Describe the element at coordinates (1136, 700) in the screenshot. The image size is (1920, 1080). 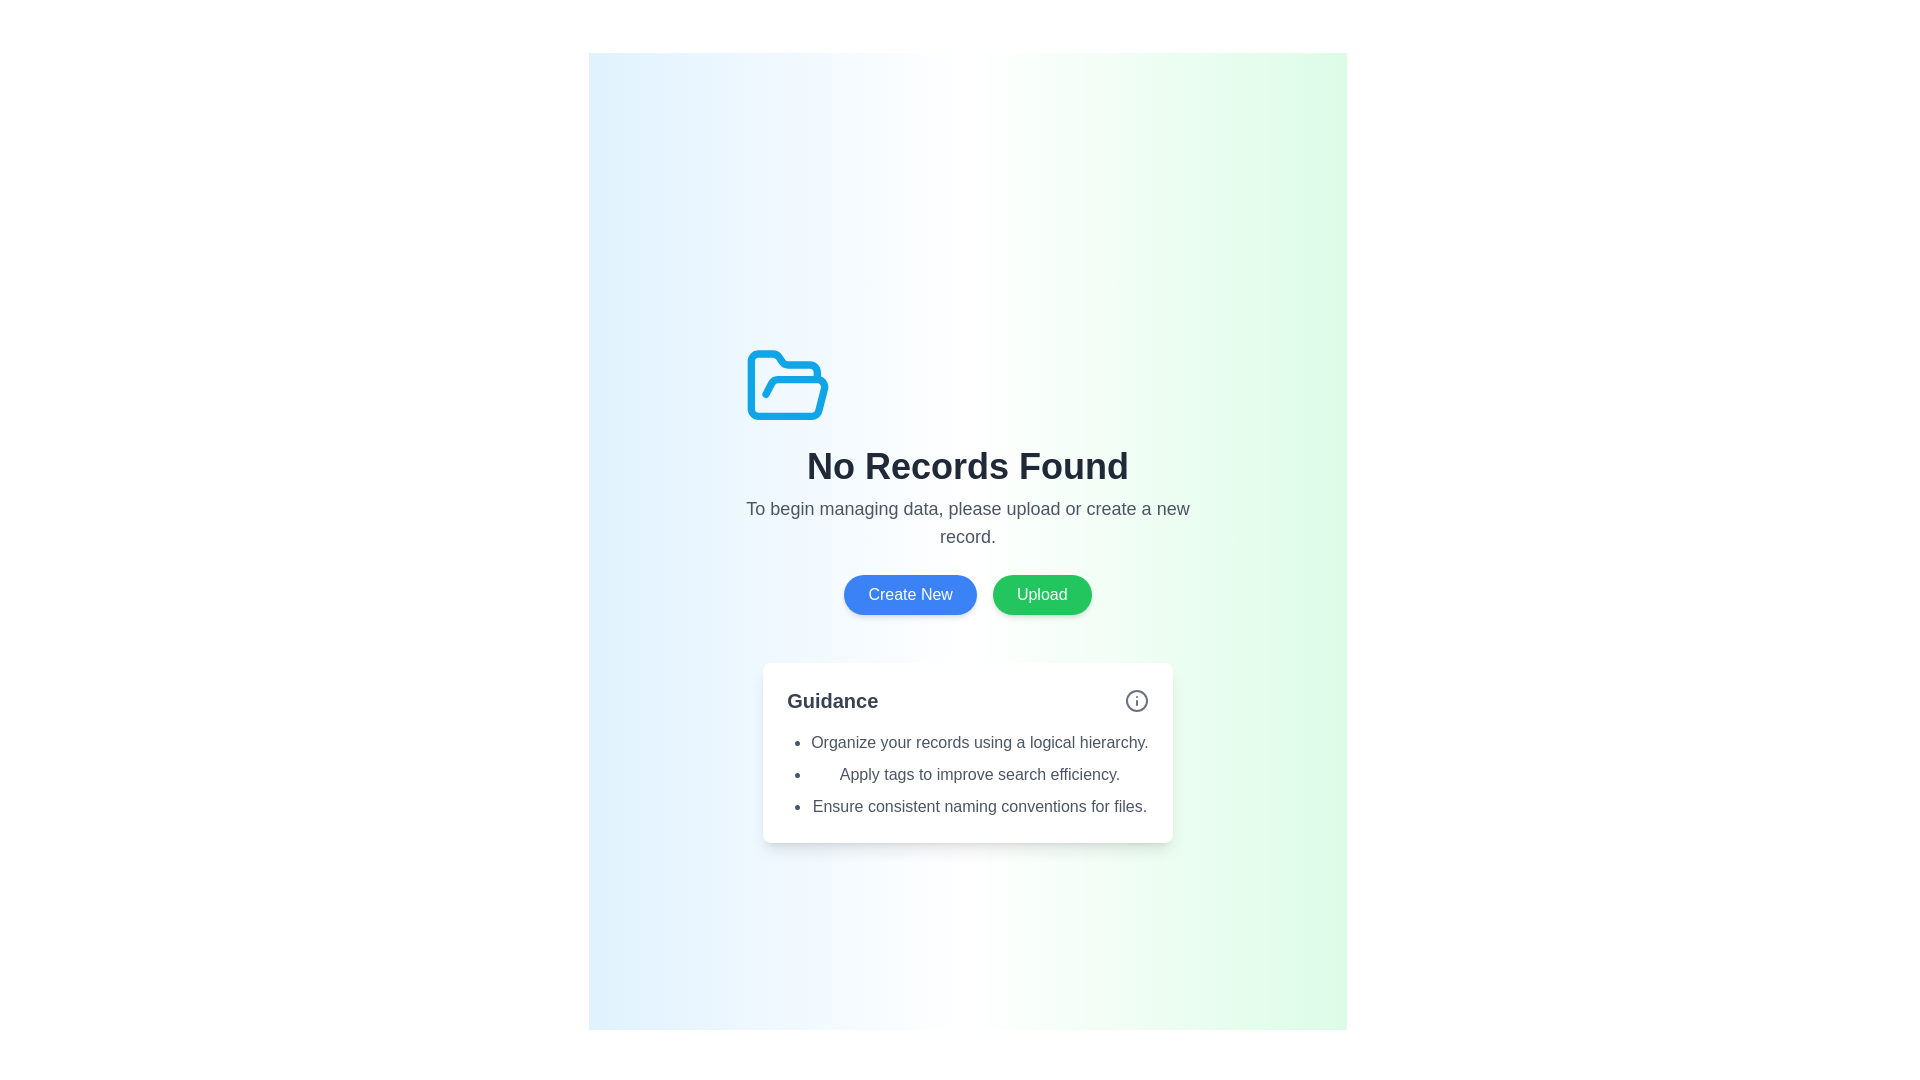
I see `the circular vector graphic SVG element that indicates additional guidance or help content, located near the top right corner of the 'Guidance' box` at that location.